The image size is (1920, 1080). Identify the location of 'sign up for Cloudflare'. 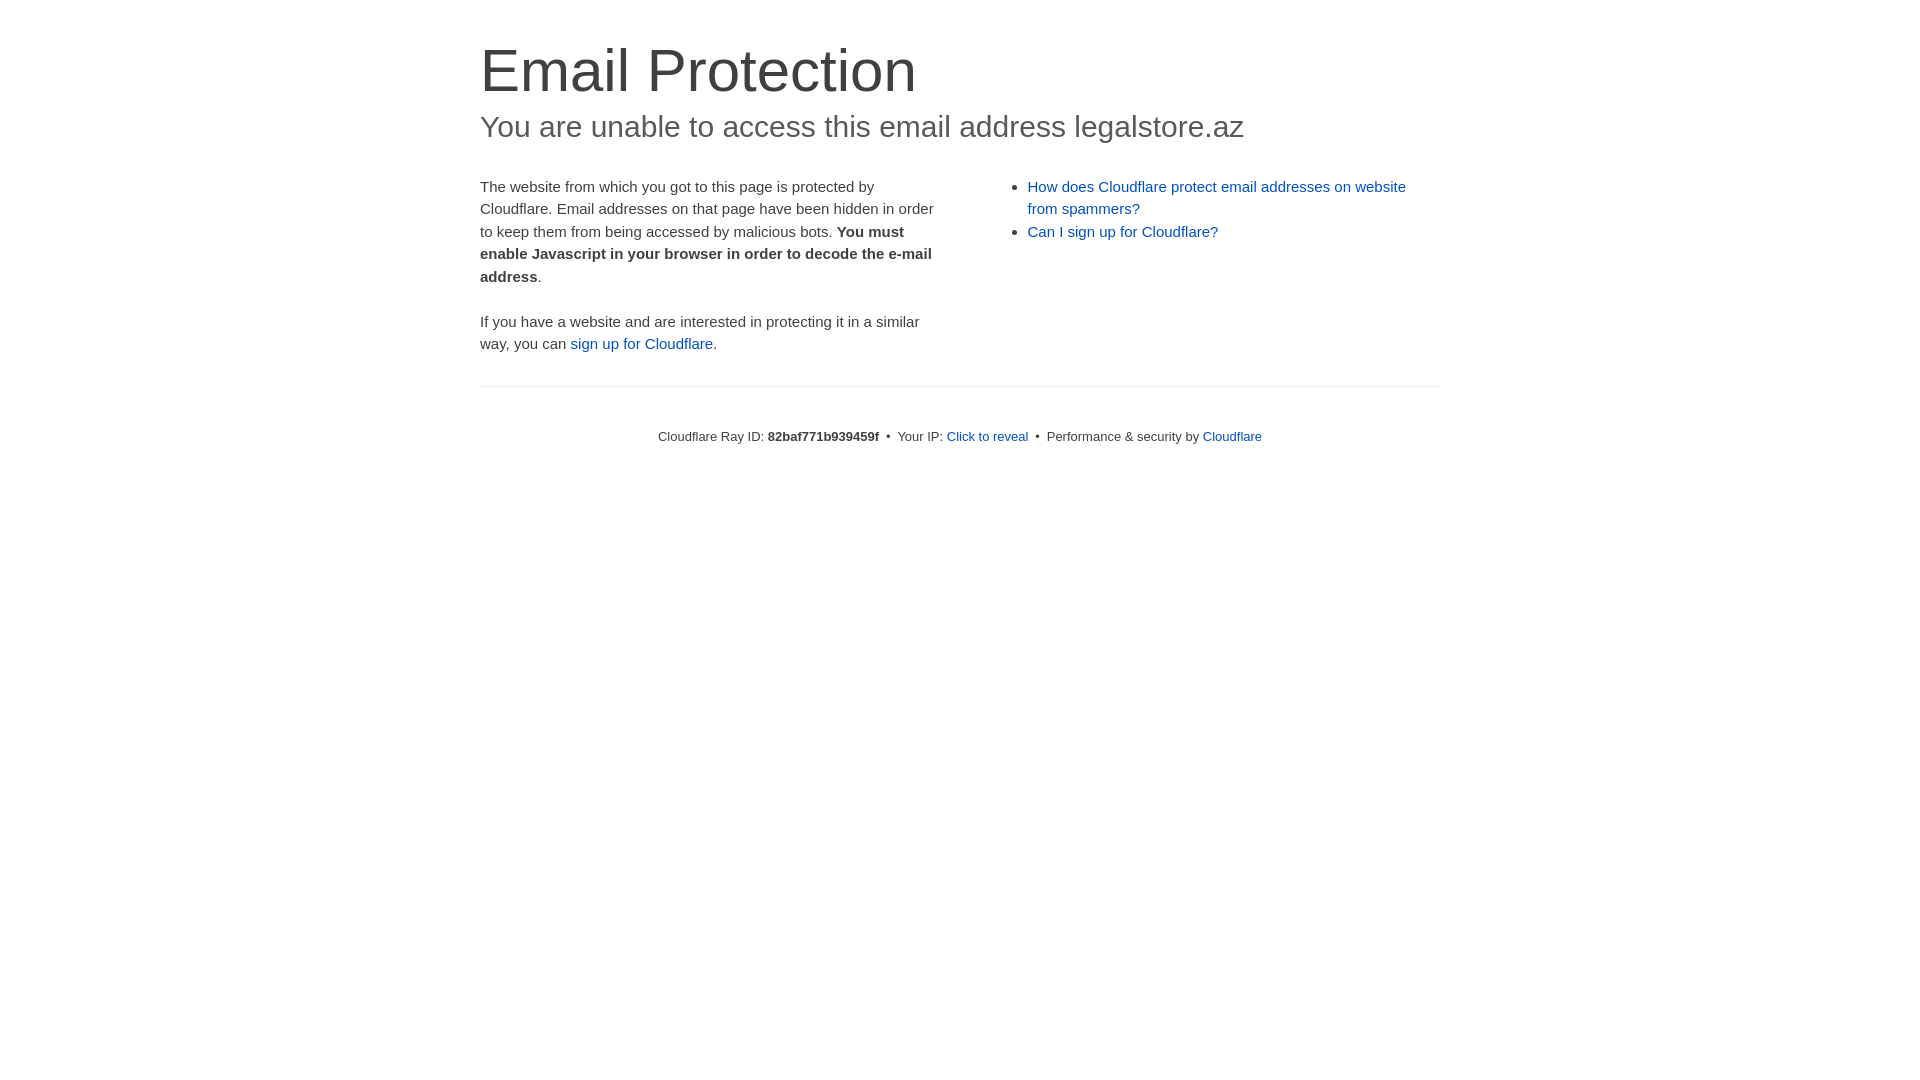
(642, 342).